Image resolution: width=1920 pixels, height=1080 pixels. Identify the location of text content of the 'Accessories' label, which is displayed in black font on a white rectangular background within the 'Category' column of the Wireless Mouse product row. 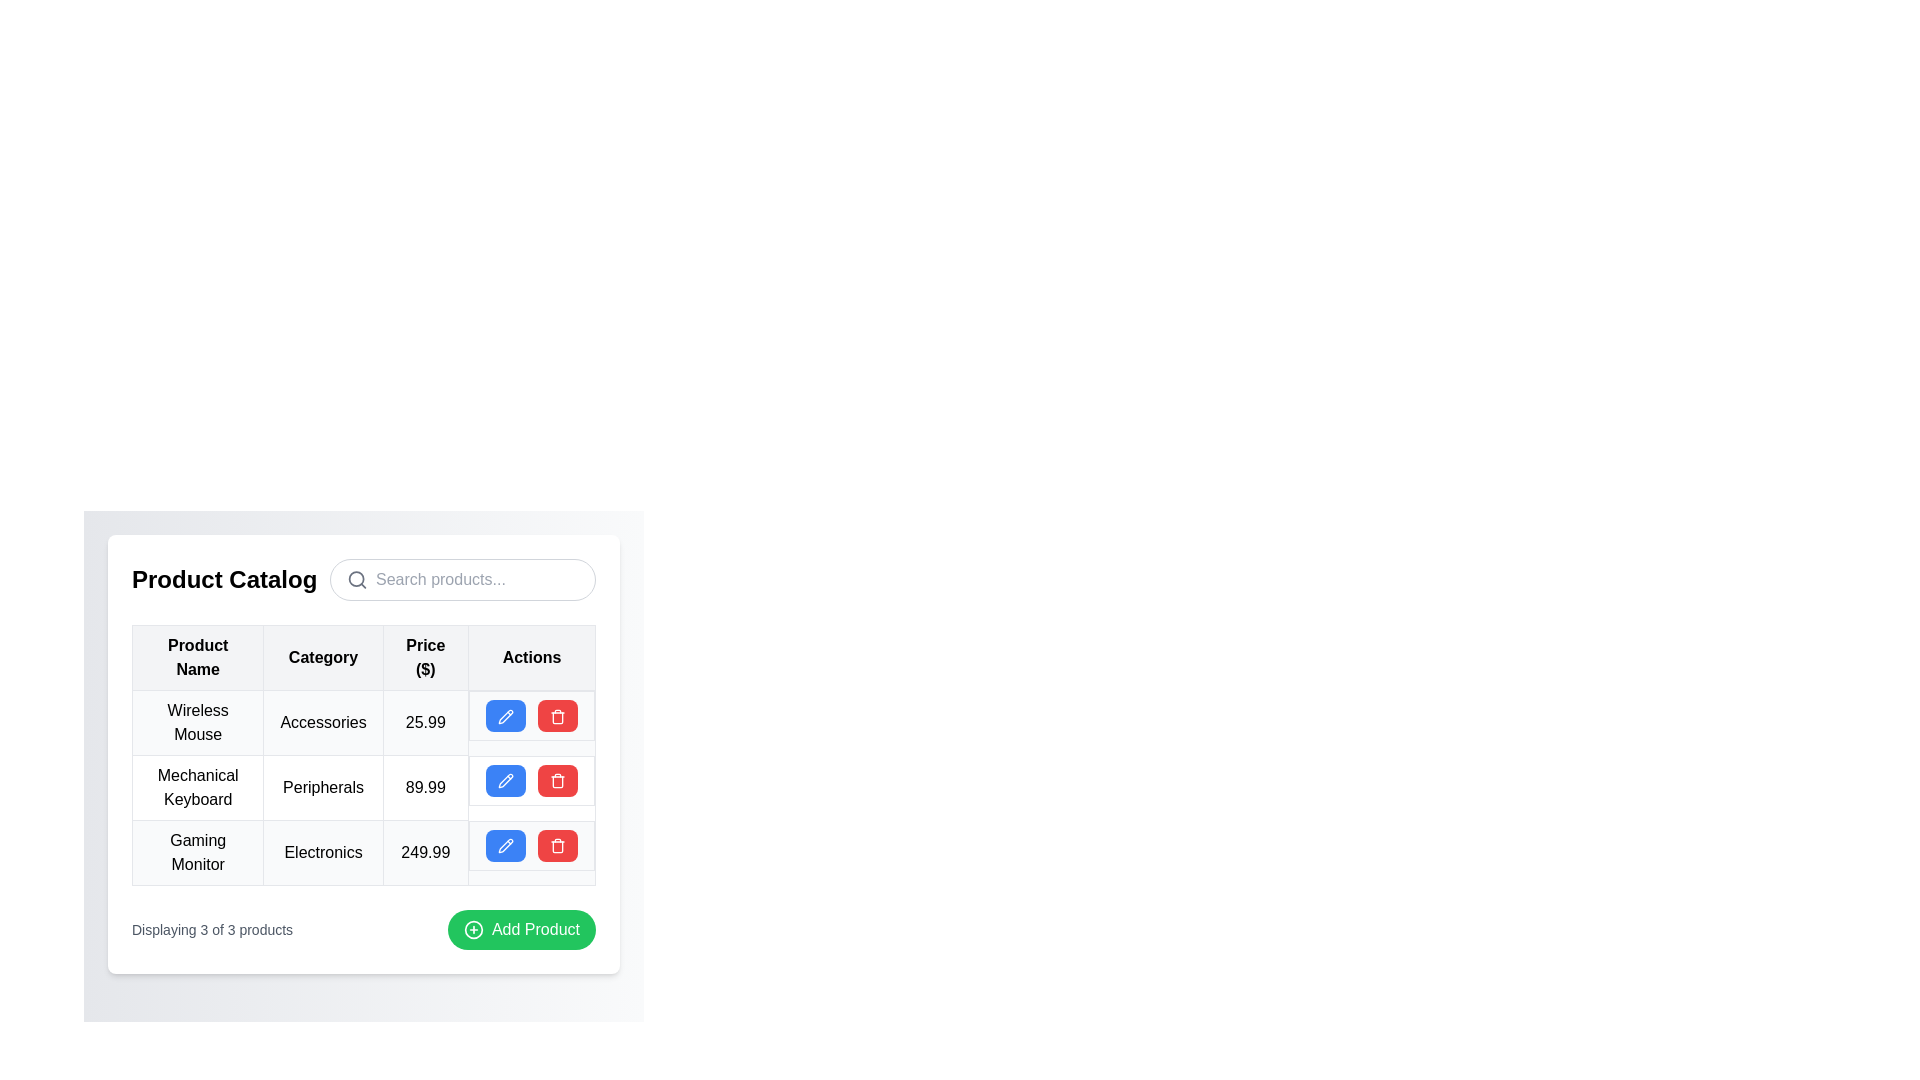
(323, 722).